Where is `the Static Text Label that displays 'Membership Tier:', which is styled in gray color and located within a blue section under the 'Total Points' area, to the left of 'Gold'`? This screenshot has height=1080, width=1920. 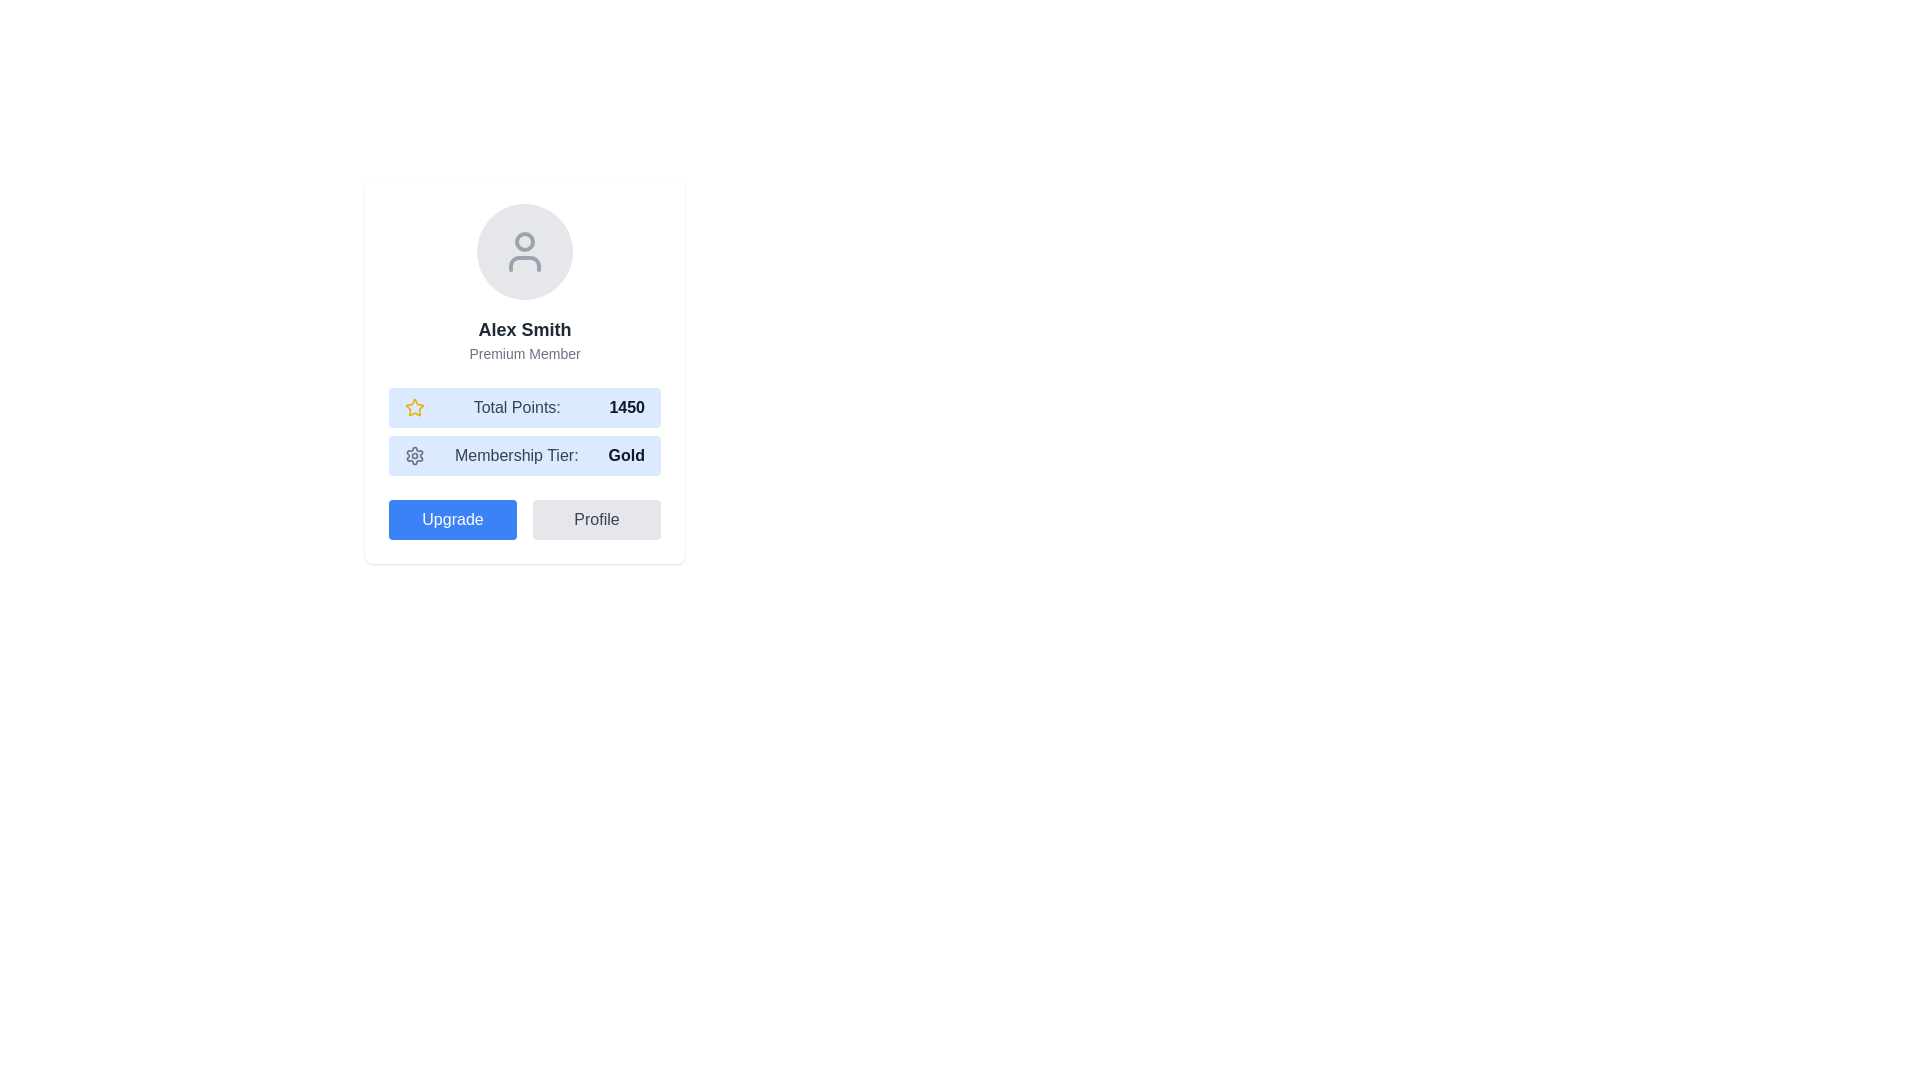
the Static Text Label that displays 'Membership Tier:', which is styled in gray color and located within a blue section under the 'Total Points' area, to the left of 'Gold' is located at coordinates (516, 455).